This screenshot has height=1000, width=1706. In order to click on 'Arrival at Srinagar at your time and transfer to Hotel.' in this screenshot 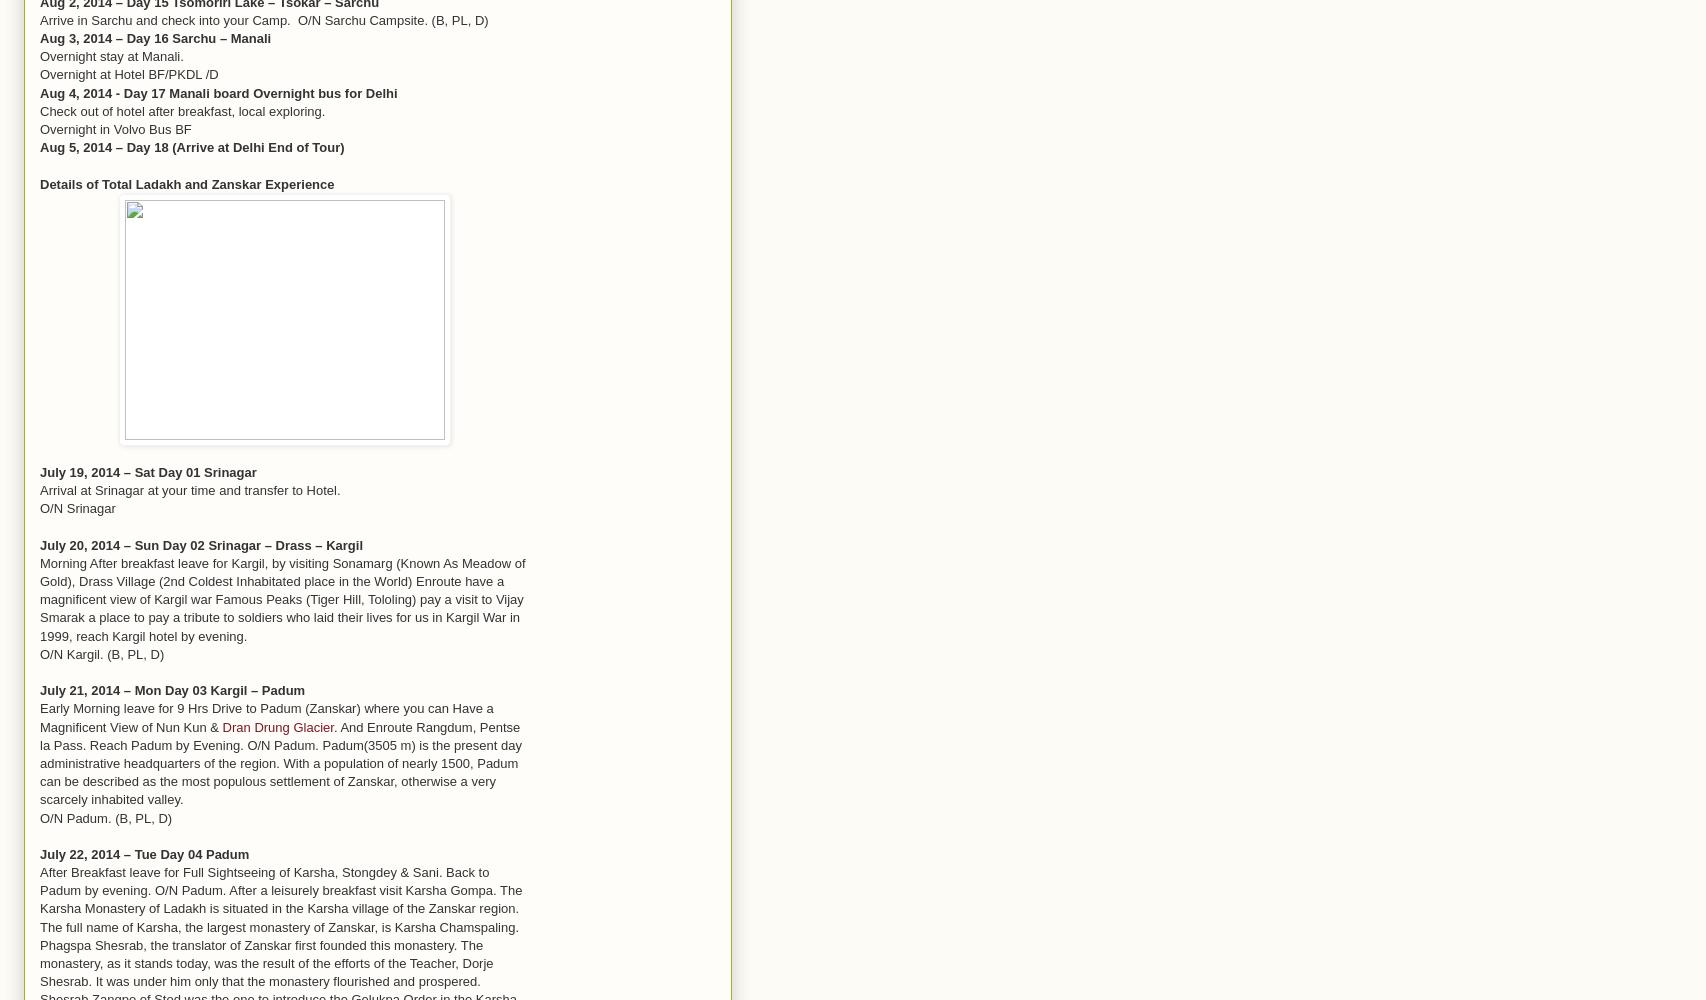, I will do `click(190, 489)`.